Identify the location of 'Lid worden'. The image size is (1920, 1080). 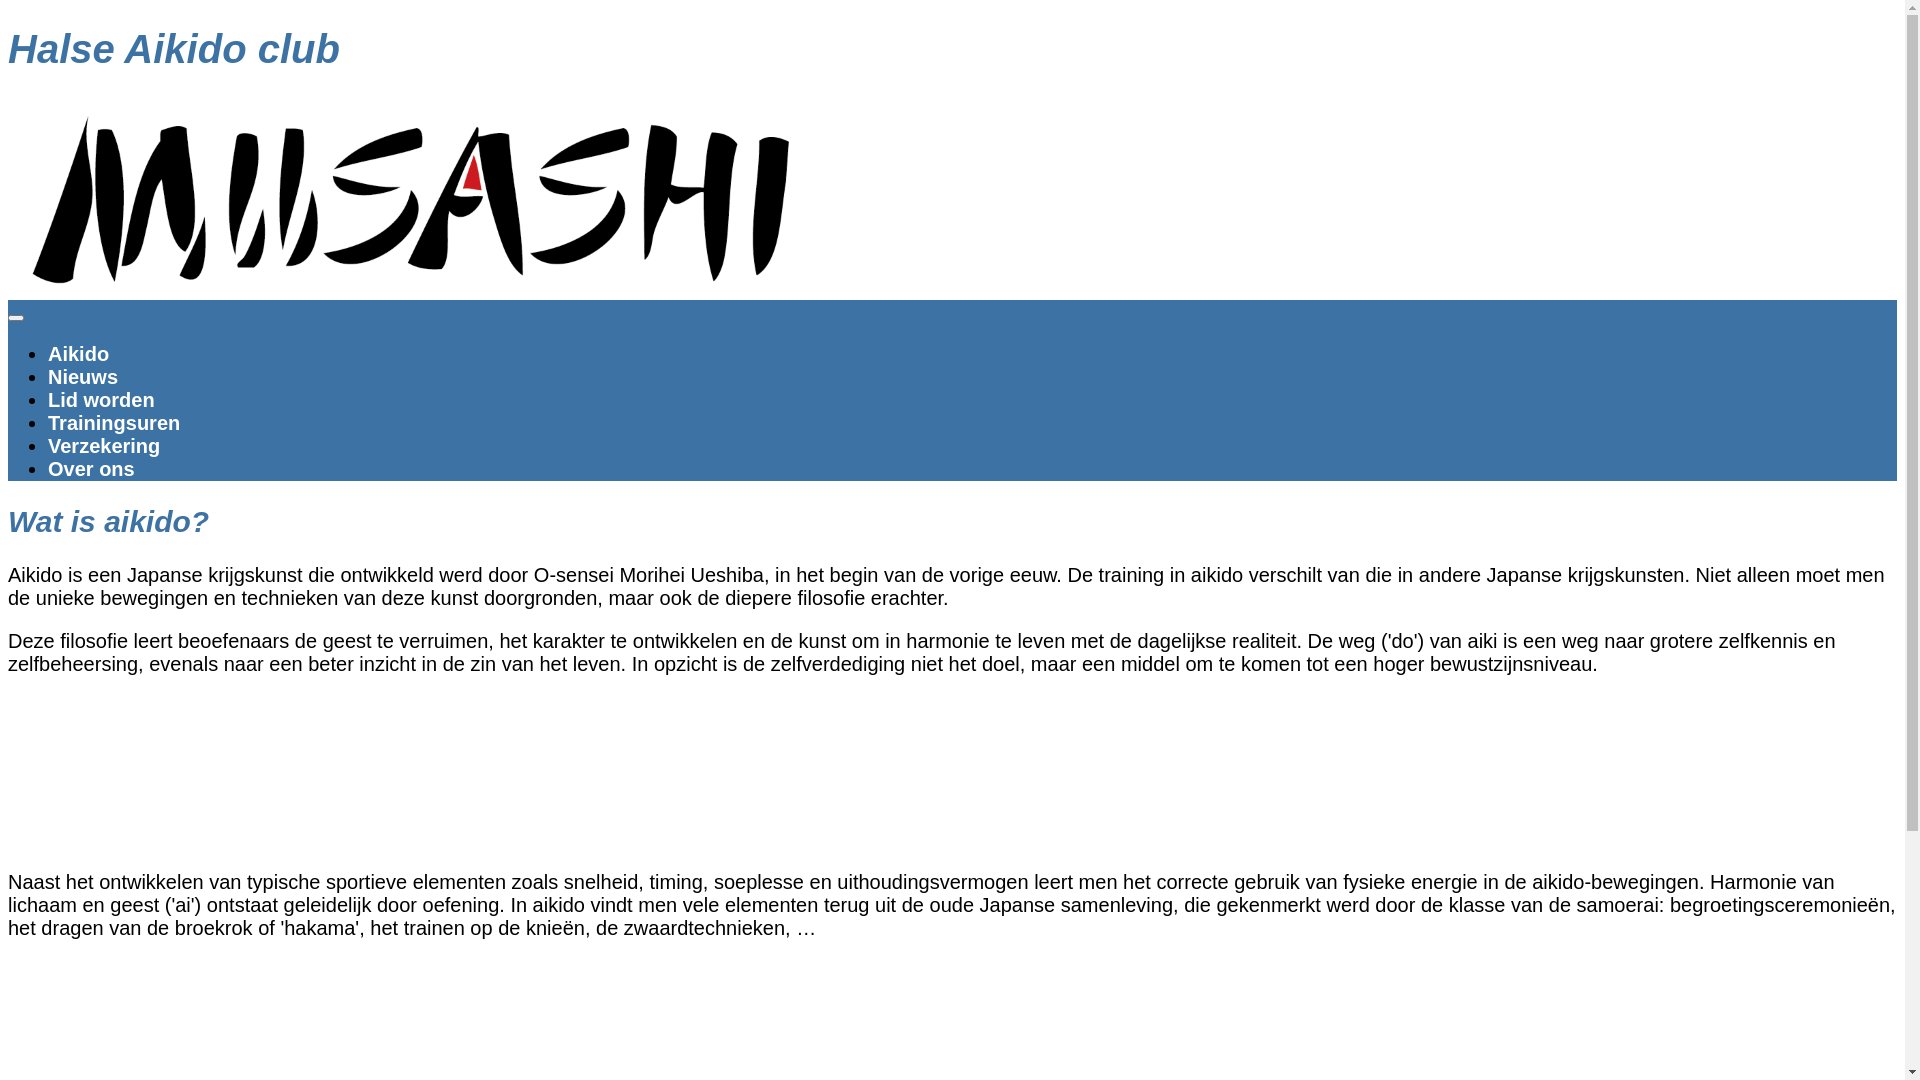
(48, 400).